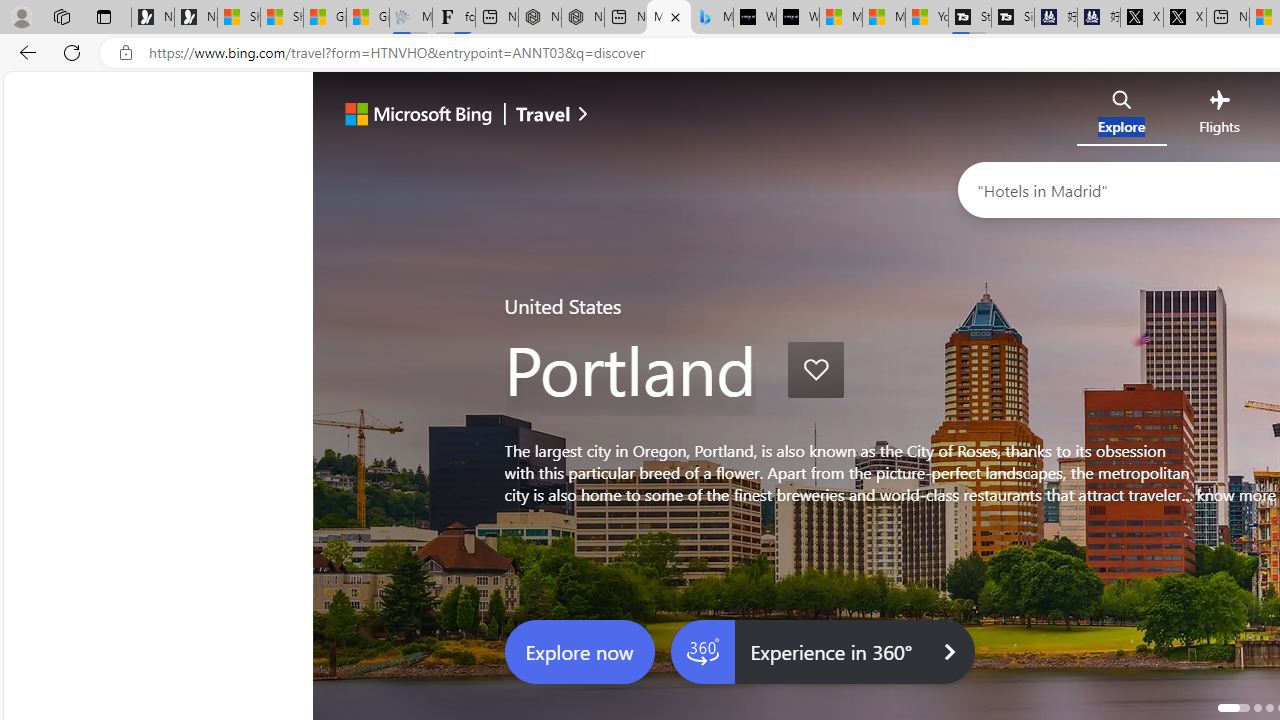 The width and height of the screenshot is (1280, 720). Describe the element at coordinates (578, 651) in the screenshot. I see `'Explore now'` at that location.